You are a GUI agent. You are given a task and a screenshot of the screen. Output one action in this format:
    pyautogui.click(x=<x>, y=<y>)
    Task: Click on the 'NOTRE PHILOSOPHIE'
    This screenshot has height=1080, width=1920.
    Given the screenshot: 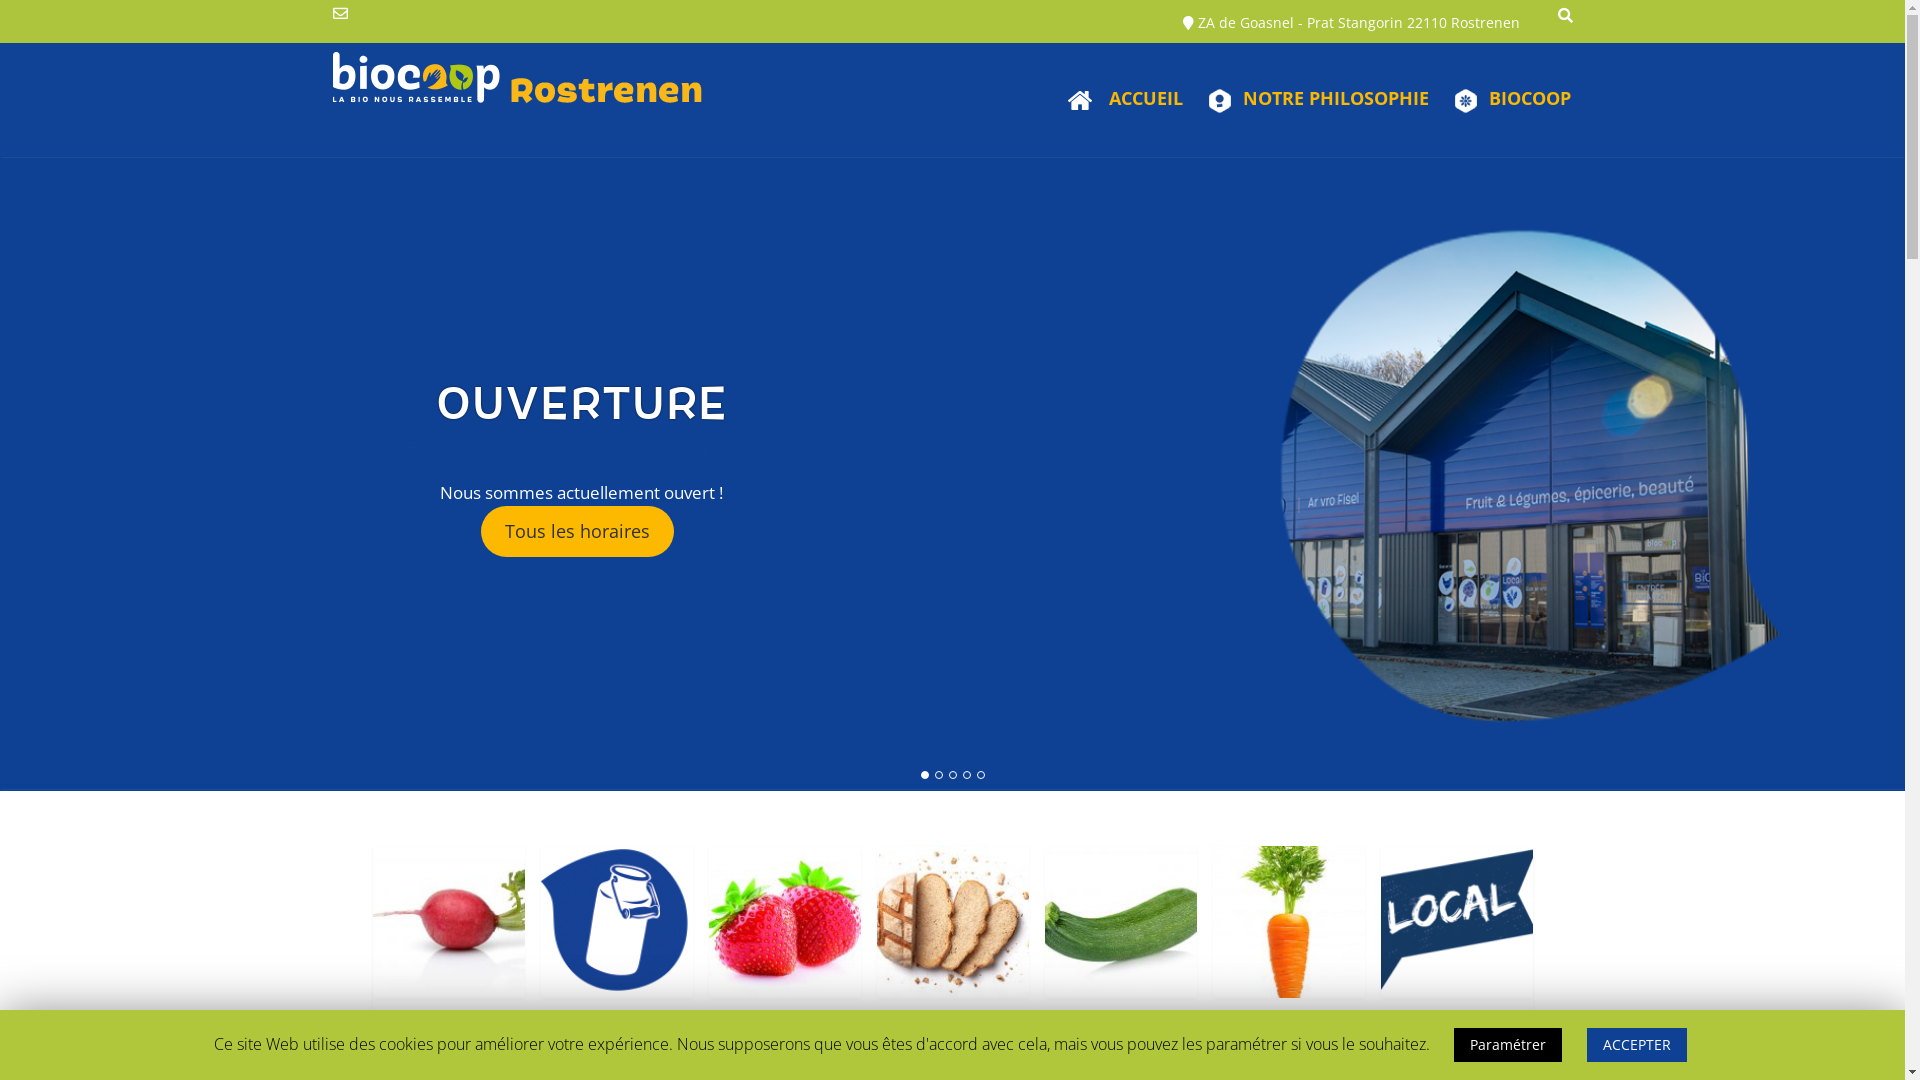 What is the action you would take?
    pyautogui.click(x=1188, y=99)
    